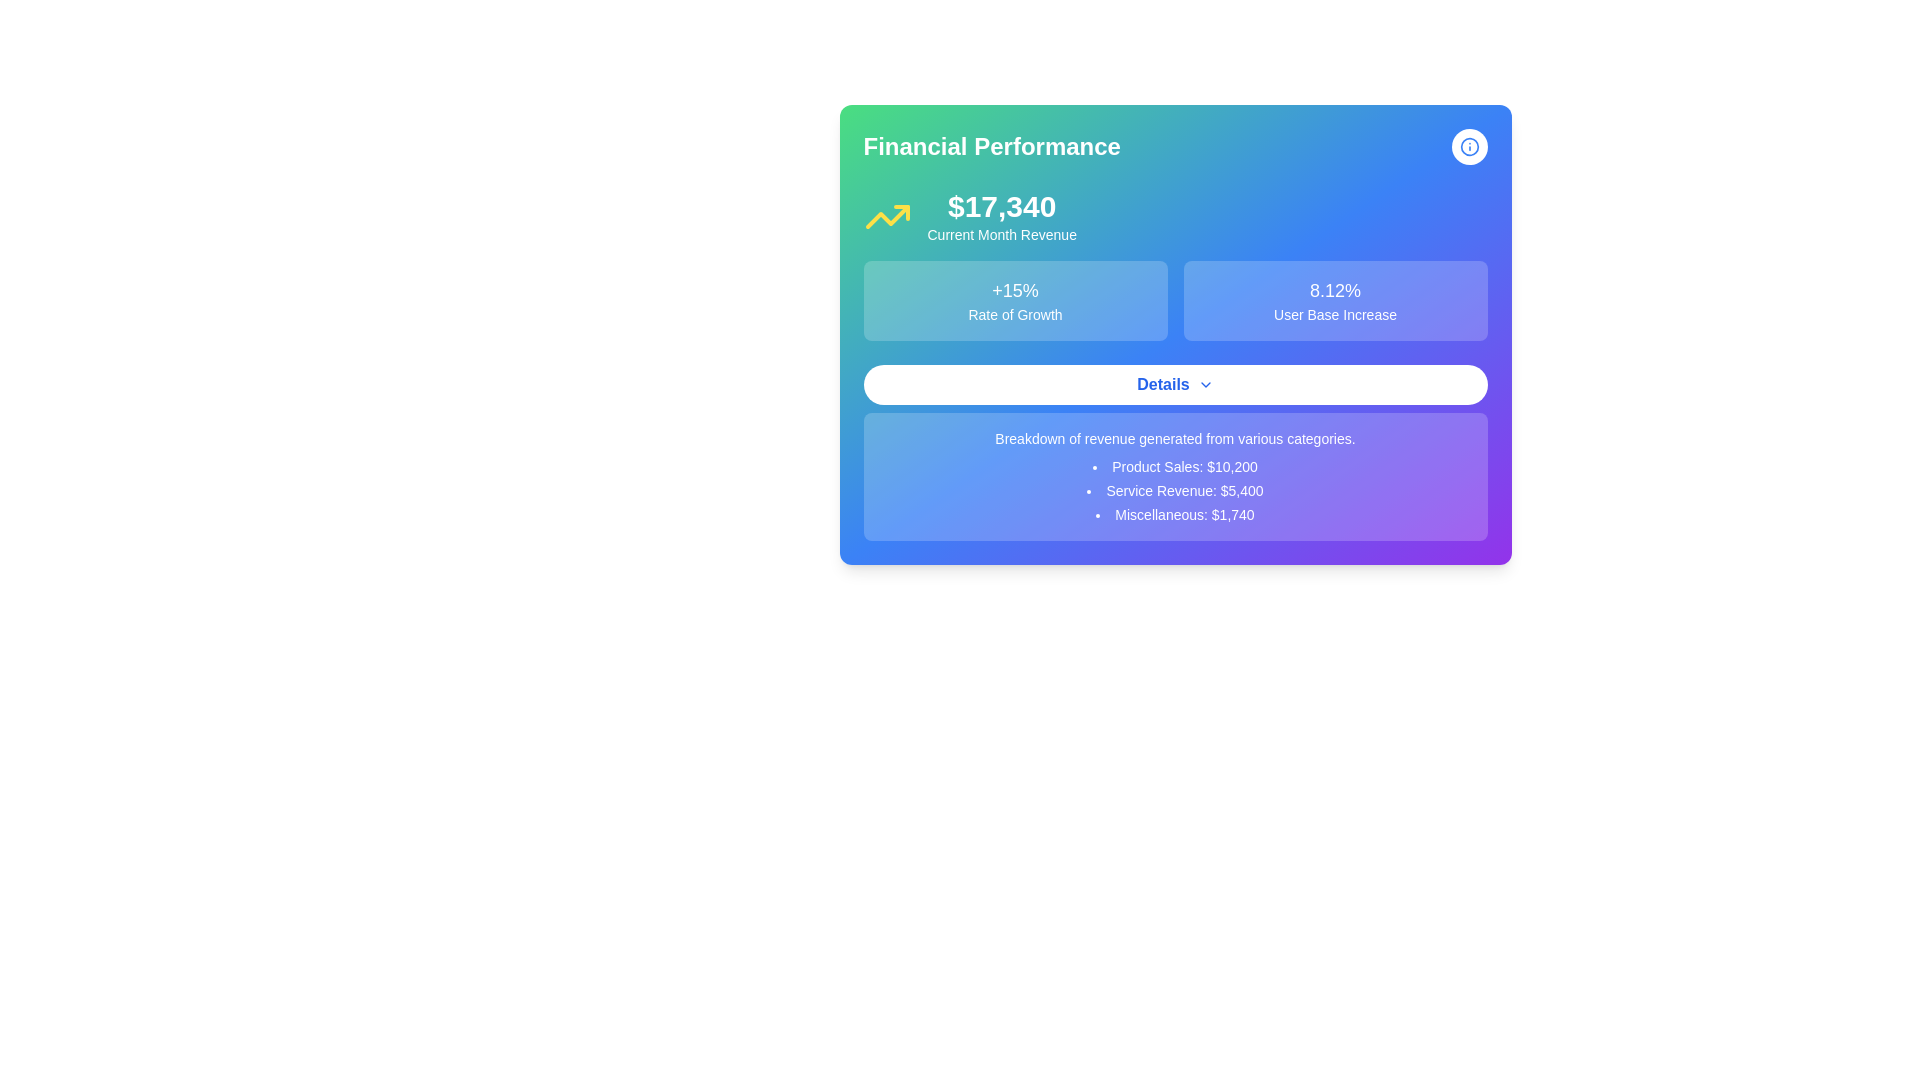 Image resolution: width=1920 pixels, height=1080 pixels. I want to click on the Informational panel displaying growth rates and user base increase, which is centrally positioned within the card labeled 'Financial Performance', so click(1175, 300).